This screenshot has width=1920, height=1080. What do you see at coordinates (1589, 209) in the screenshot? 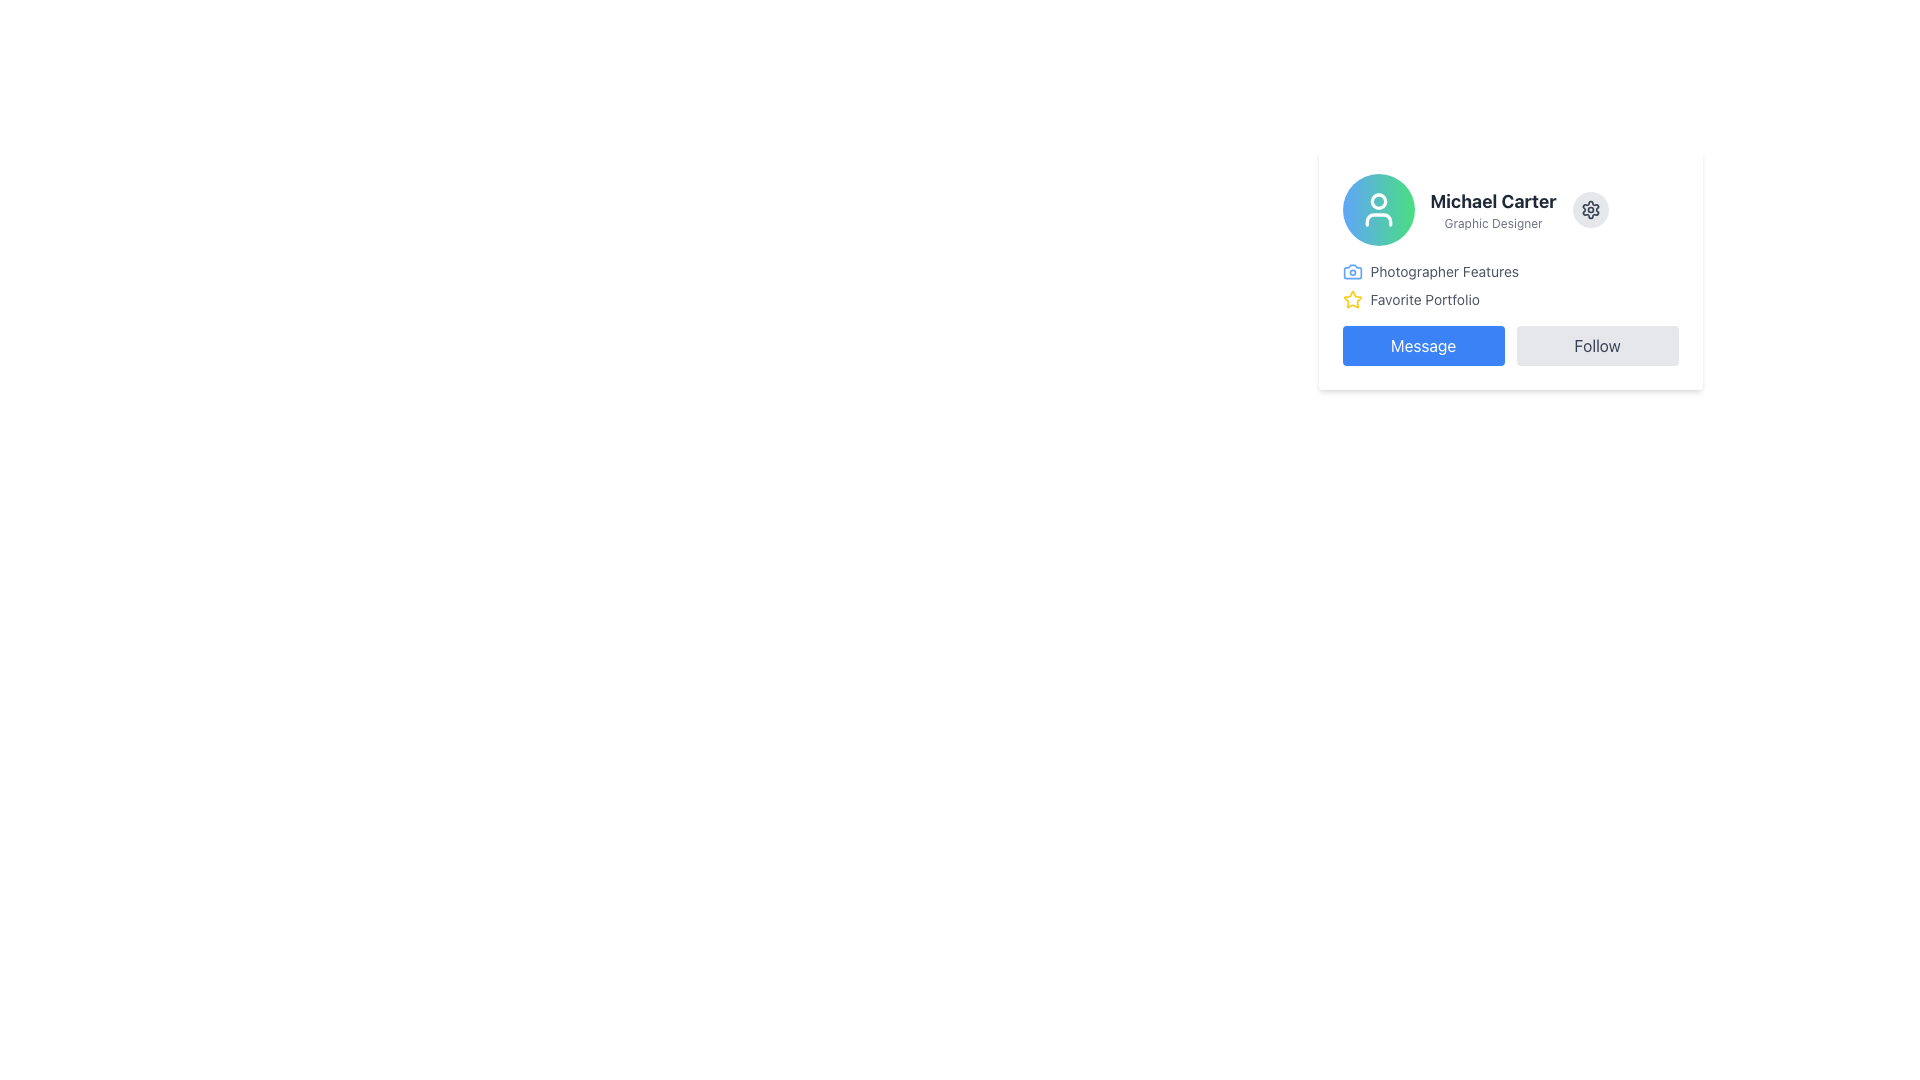
I see `the circular button with a light gray background and gear icon located to the right of the 'Michael Carter' title in the profile card` at bounding box center [1589, 209].